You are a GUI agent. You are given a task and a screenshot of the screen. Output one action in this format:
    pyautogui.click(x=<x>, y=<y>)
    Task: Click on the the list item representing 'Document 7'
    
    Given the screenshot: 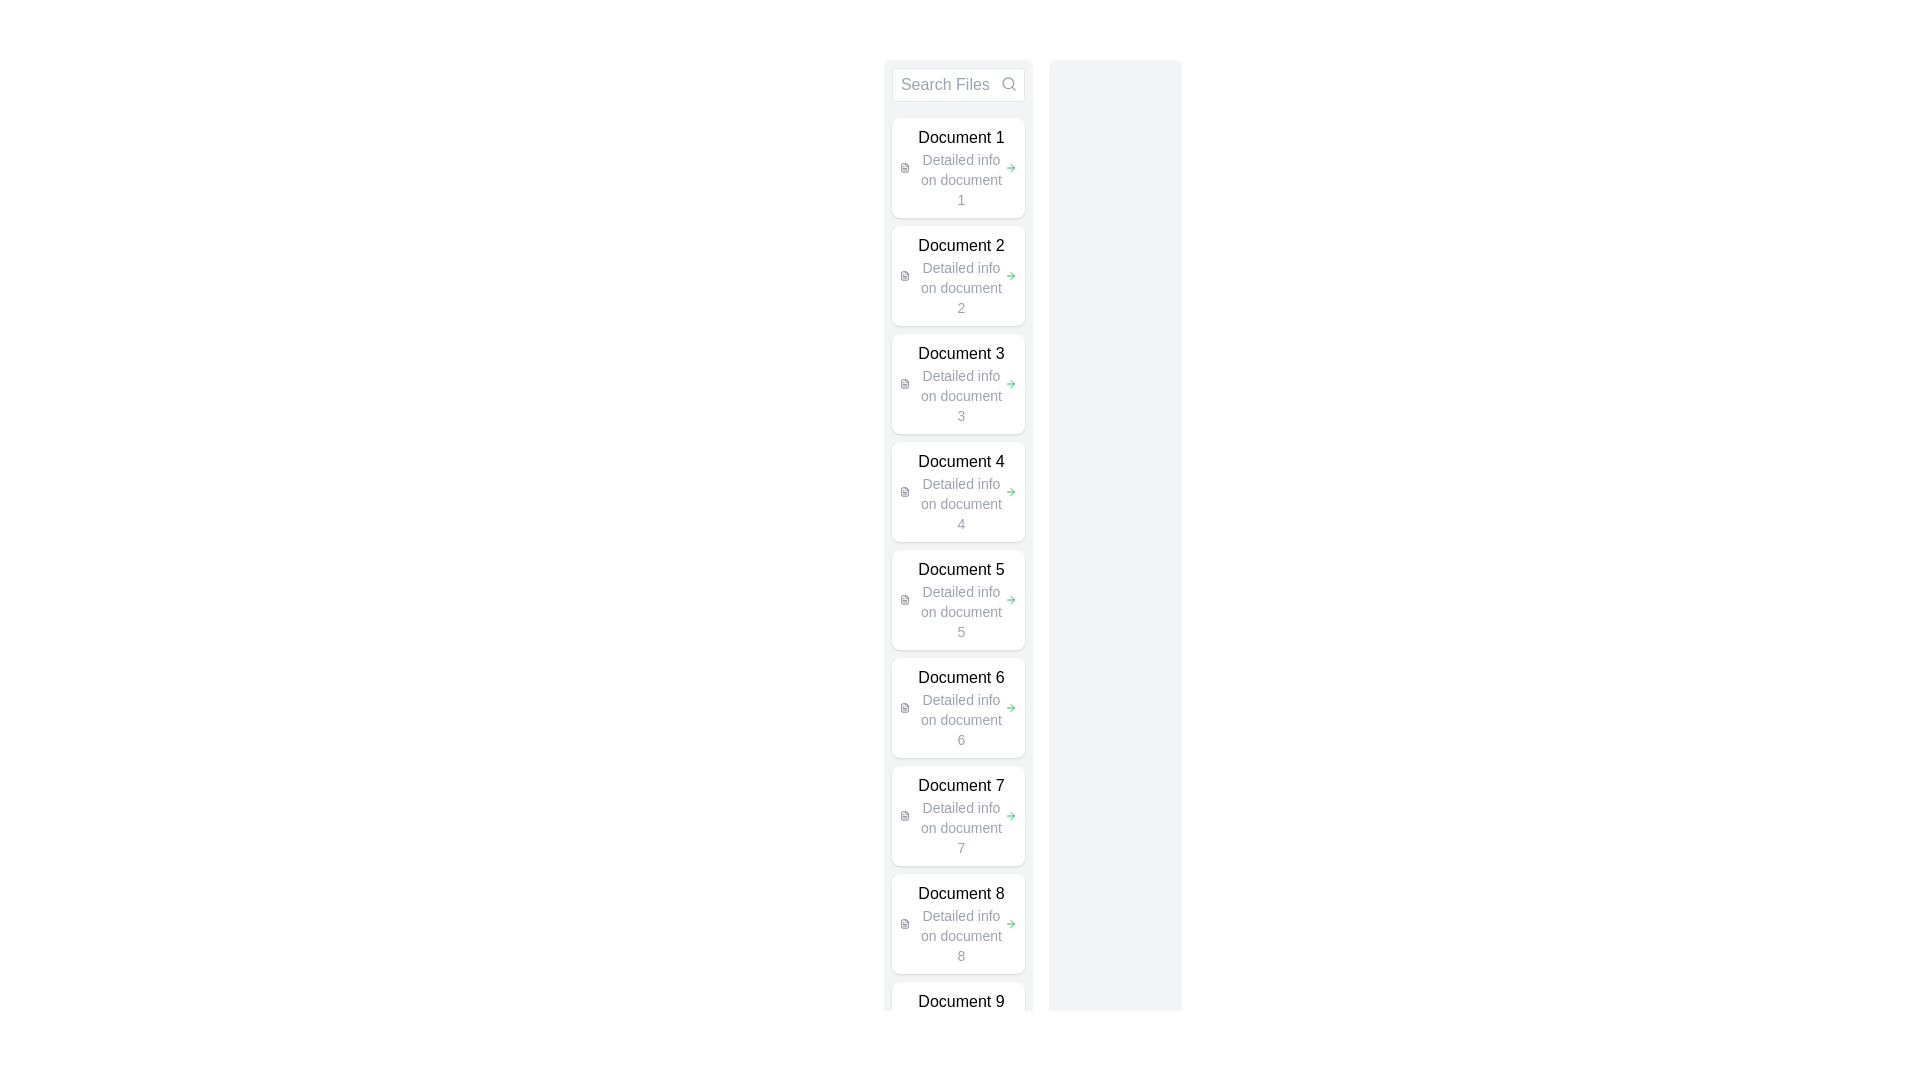 What is the action you would take?
    pyautogui.click(x=957, y=816)
    